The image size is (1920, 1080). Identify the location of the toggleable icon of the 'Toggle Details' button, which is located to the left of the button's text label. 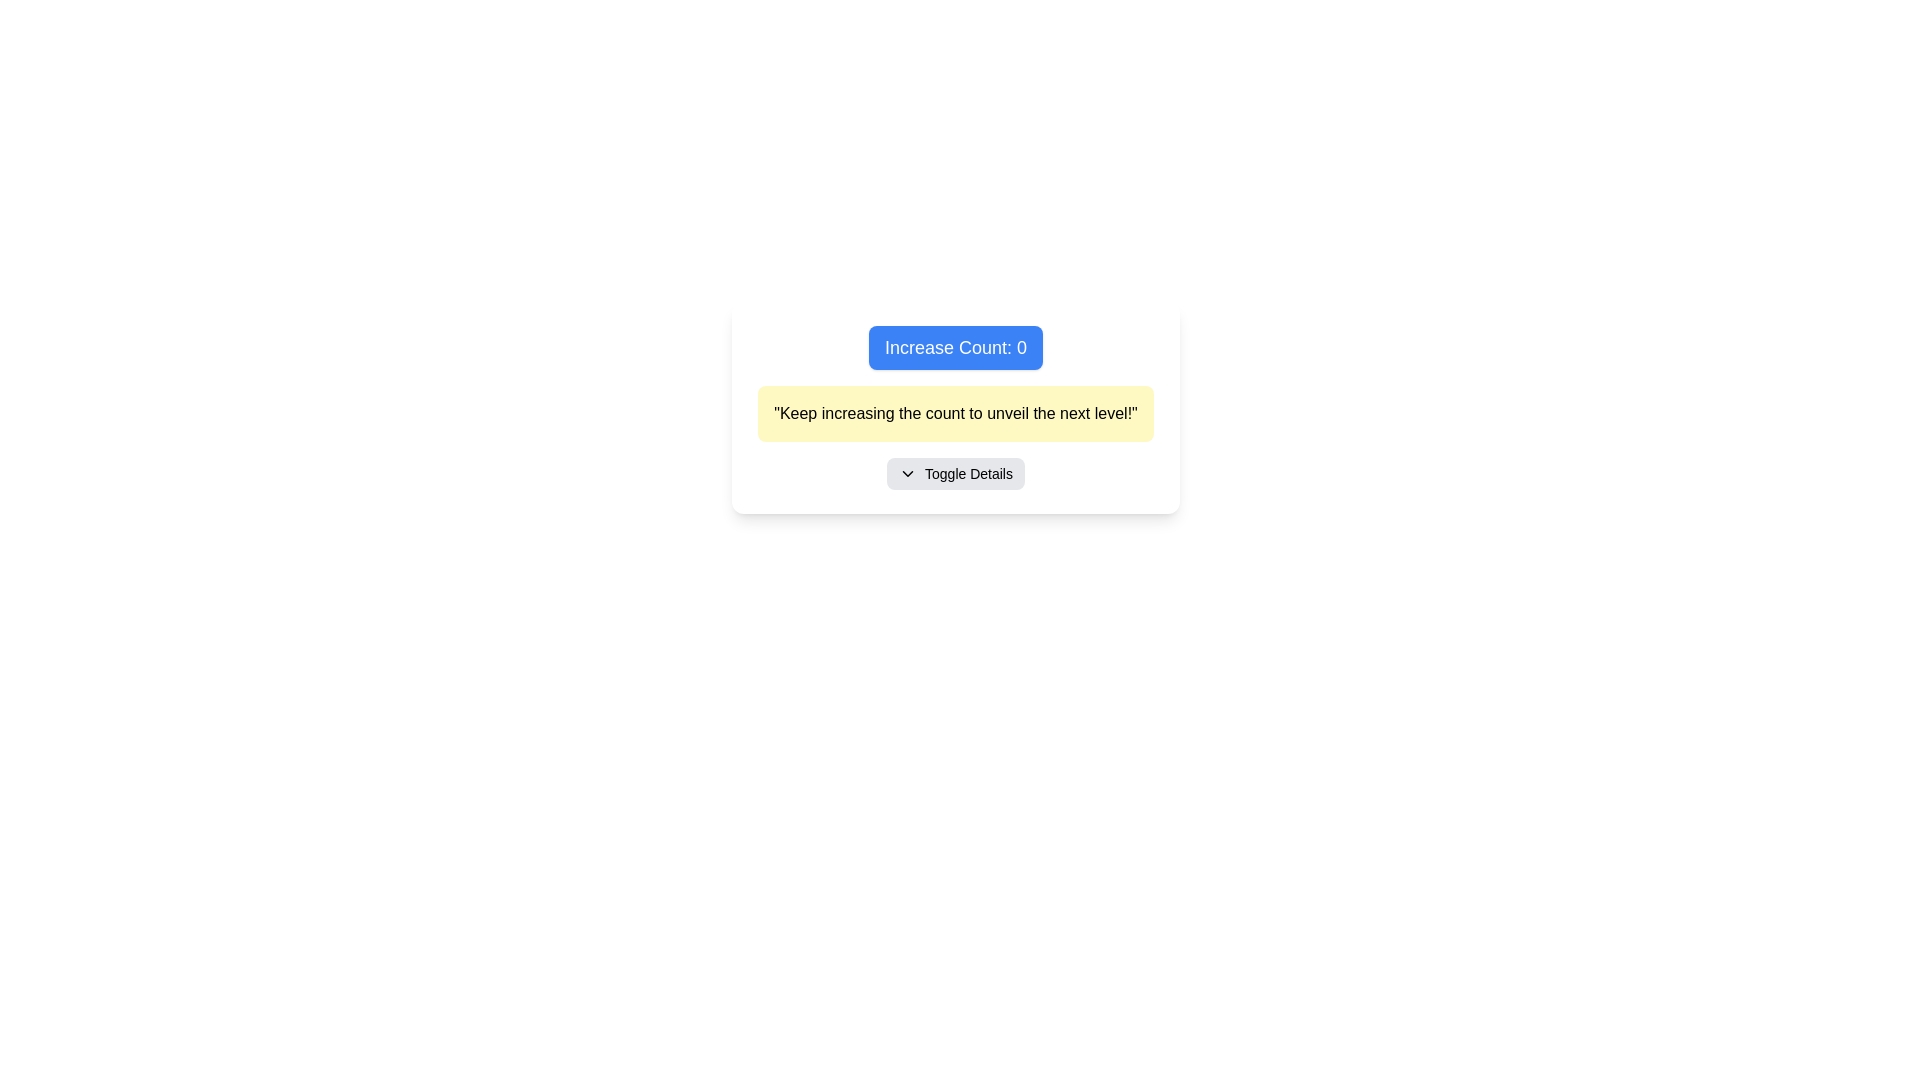
(906, 474).